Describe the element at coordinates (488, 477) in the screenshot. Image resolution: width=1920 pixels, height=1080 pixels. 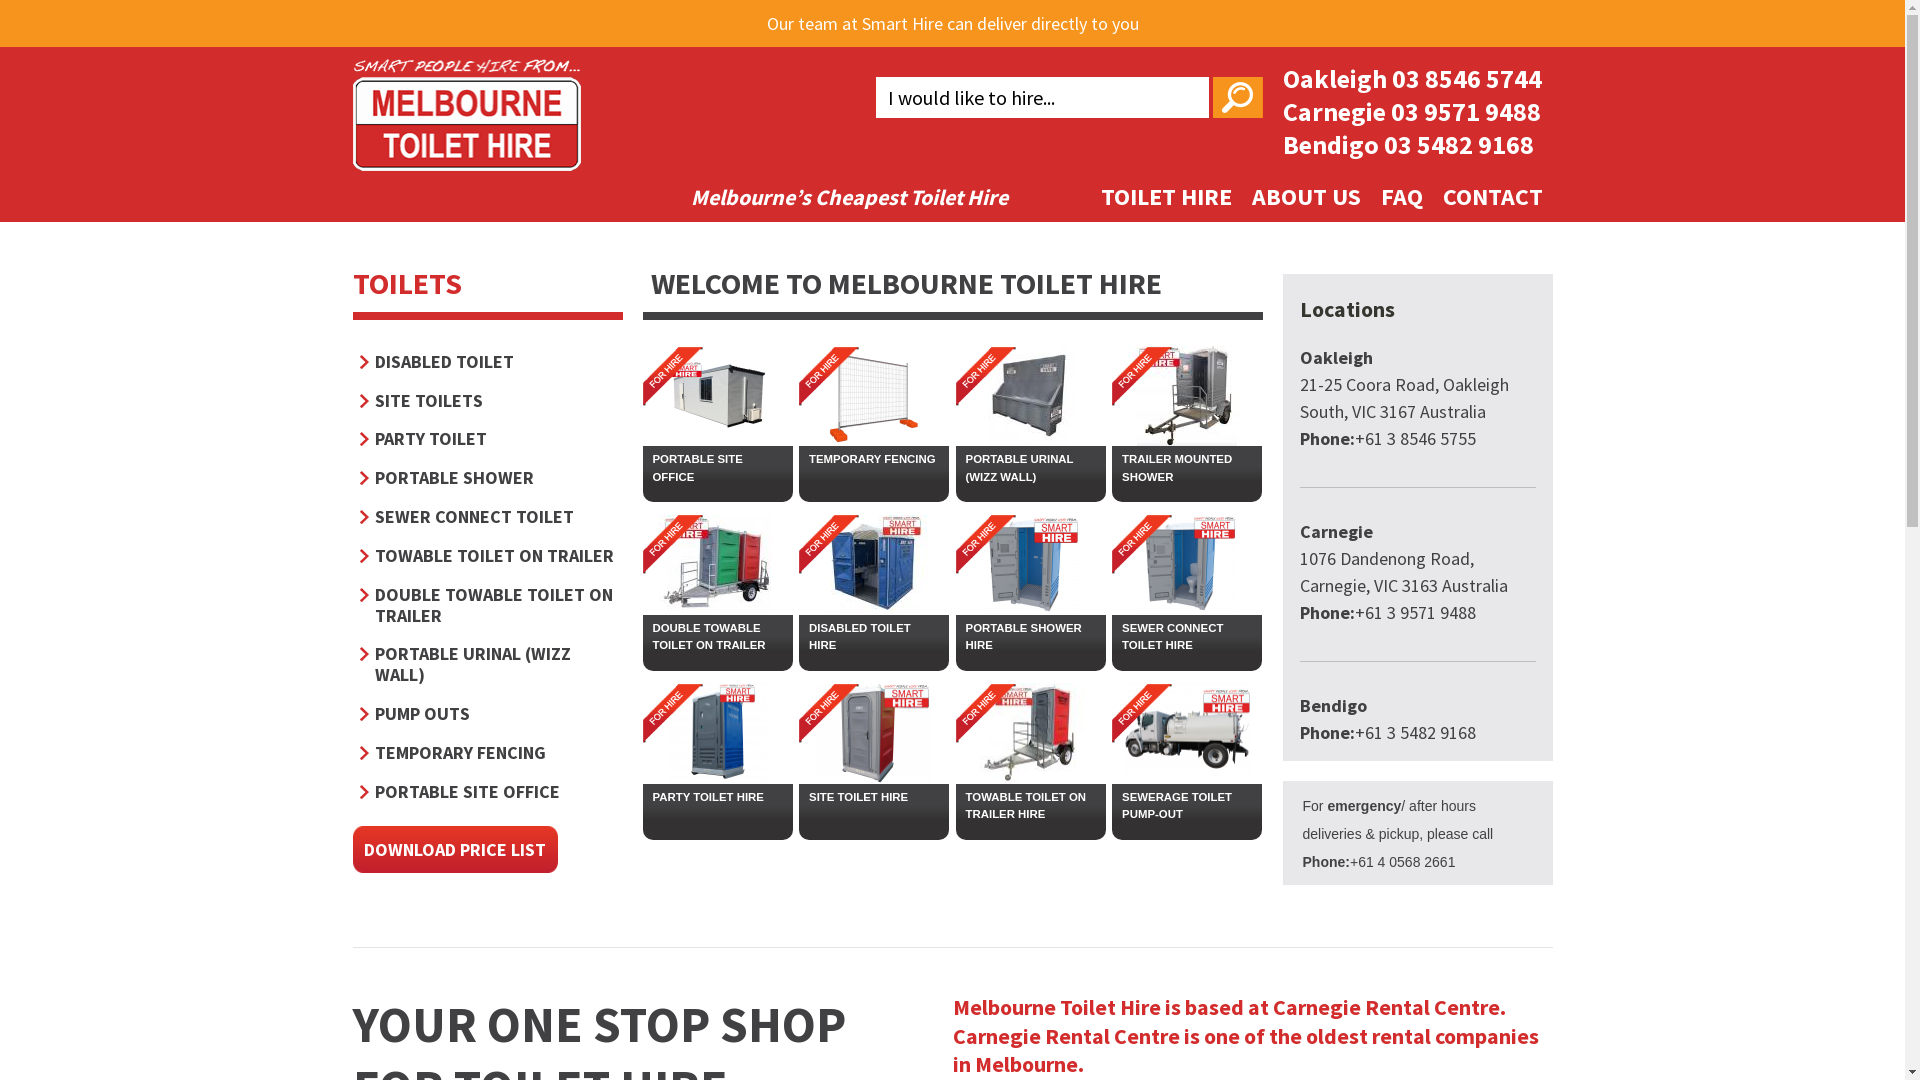
I see `'PORTABLE SHOWER'` at that location.